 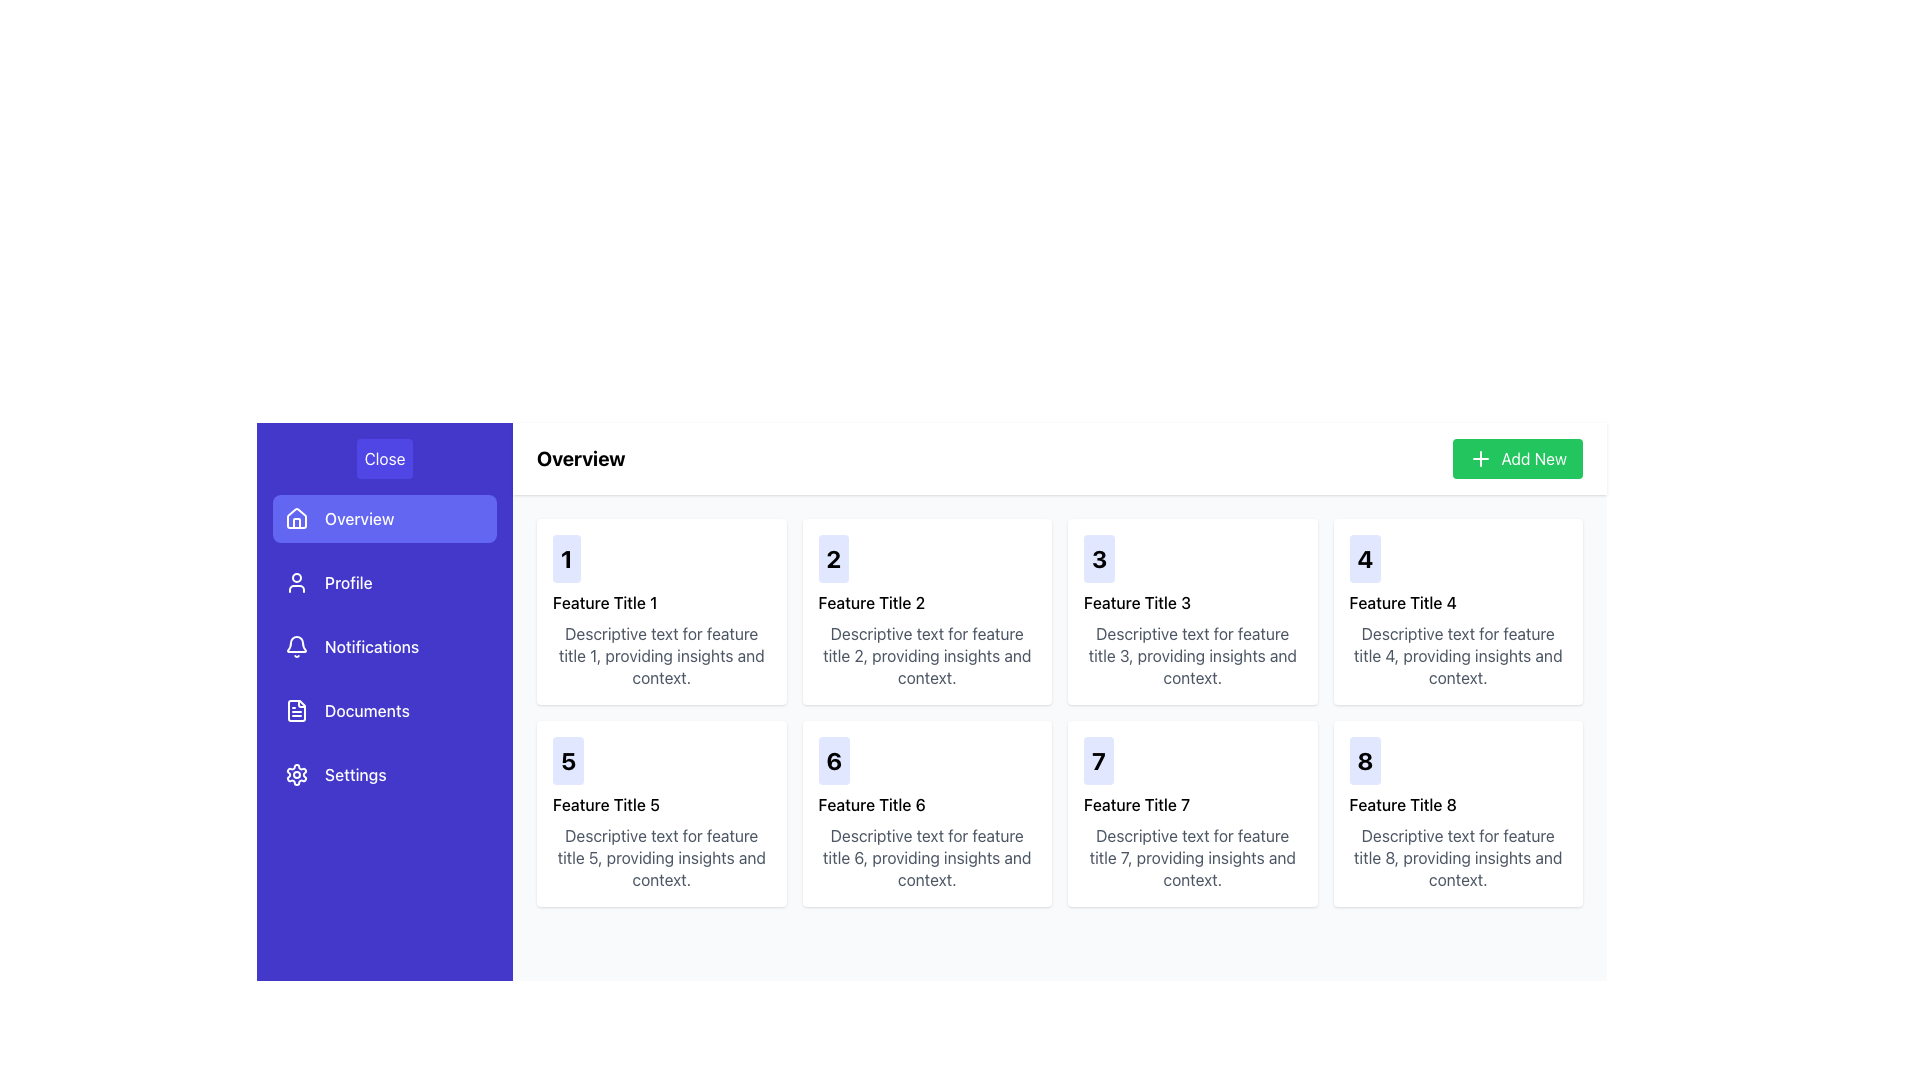 I want to click on the bell icon in the sidebar menu that signifies notifications, located to the left of the text 'Notifications', so click(x=296, y=647).